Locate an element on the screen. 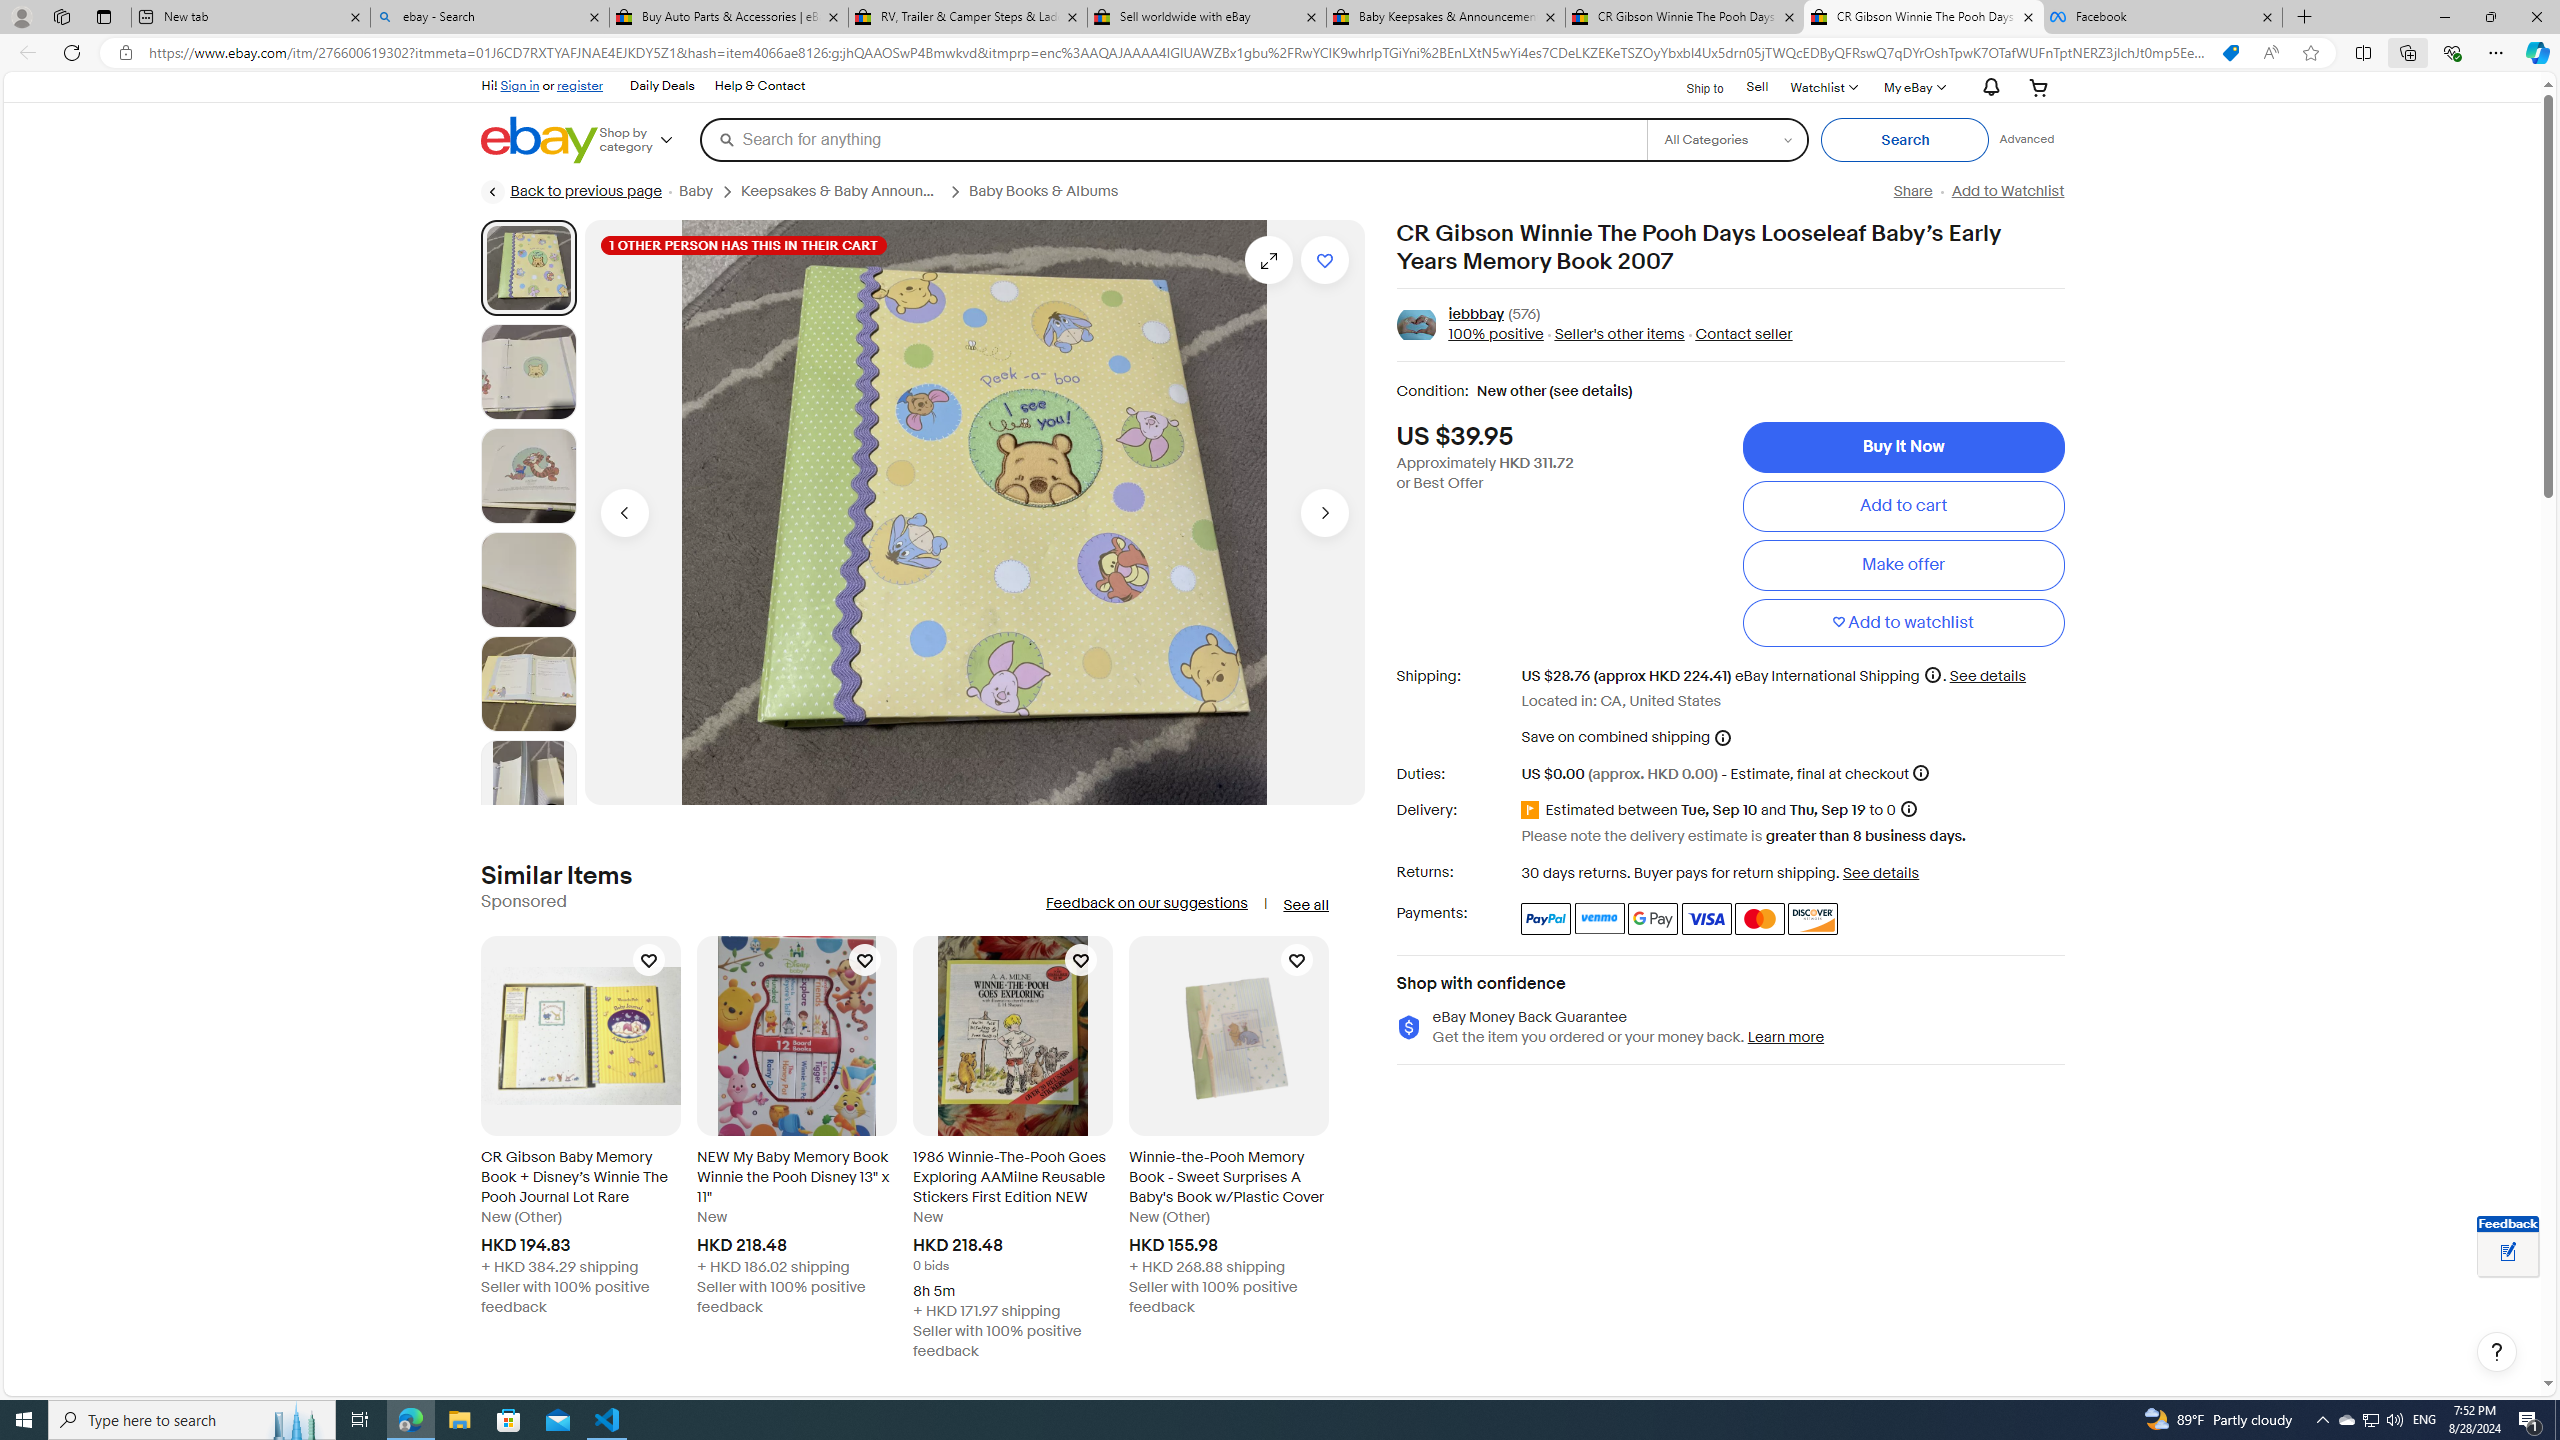 This screenshot has width=2560, height=1440. 'AutomationID: gh-shipto-click' is located at coordinates (1691, 85).